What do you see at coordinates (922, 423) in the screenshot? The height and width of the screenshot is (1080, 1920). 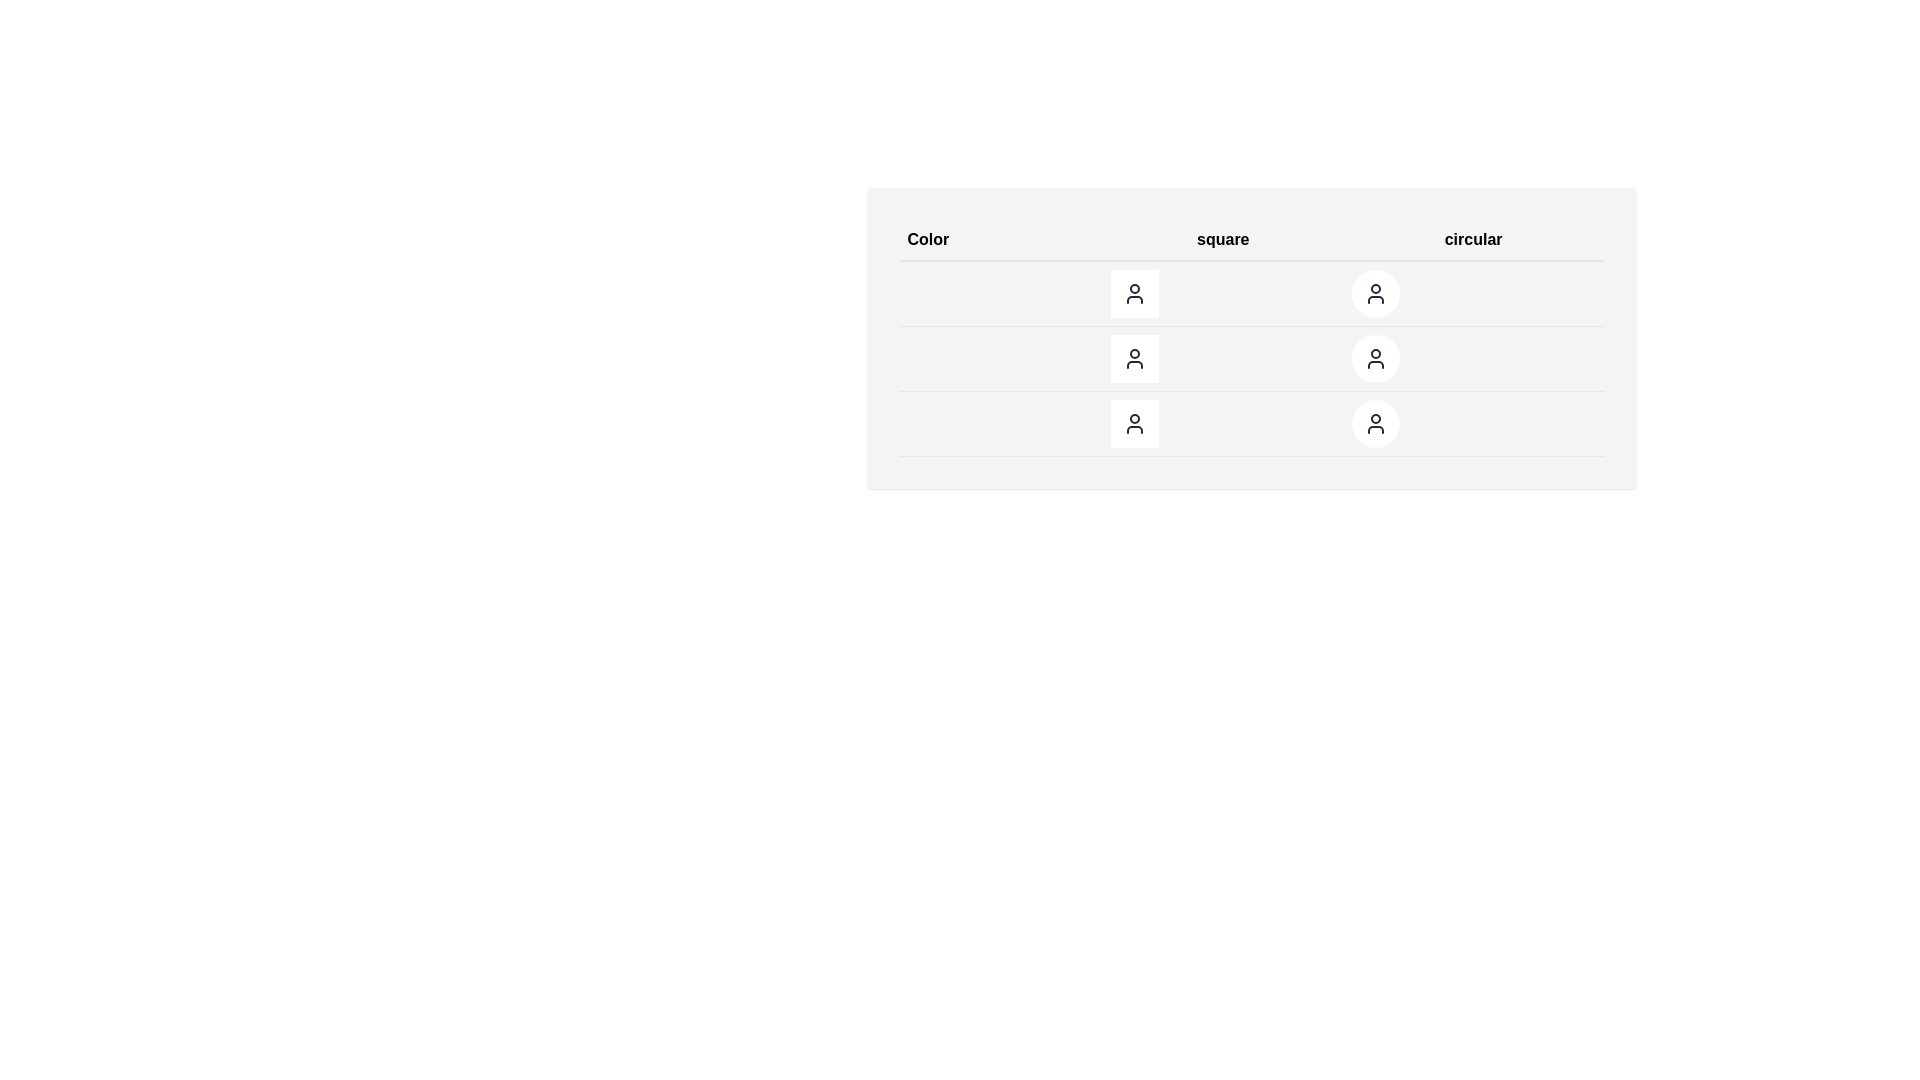 I see `the circular color indicator located in the third row under the 'Color' column` at bounding box center [922, 423].